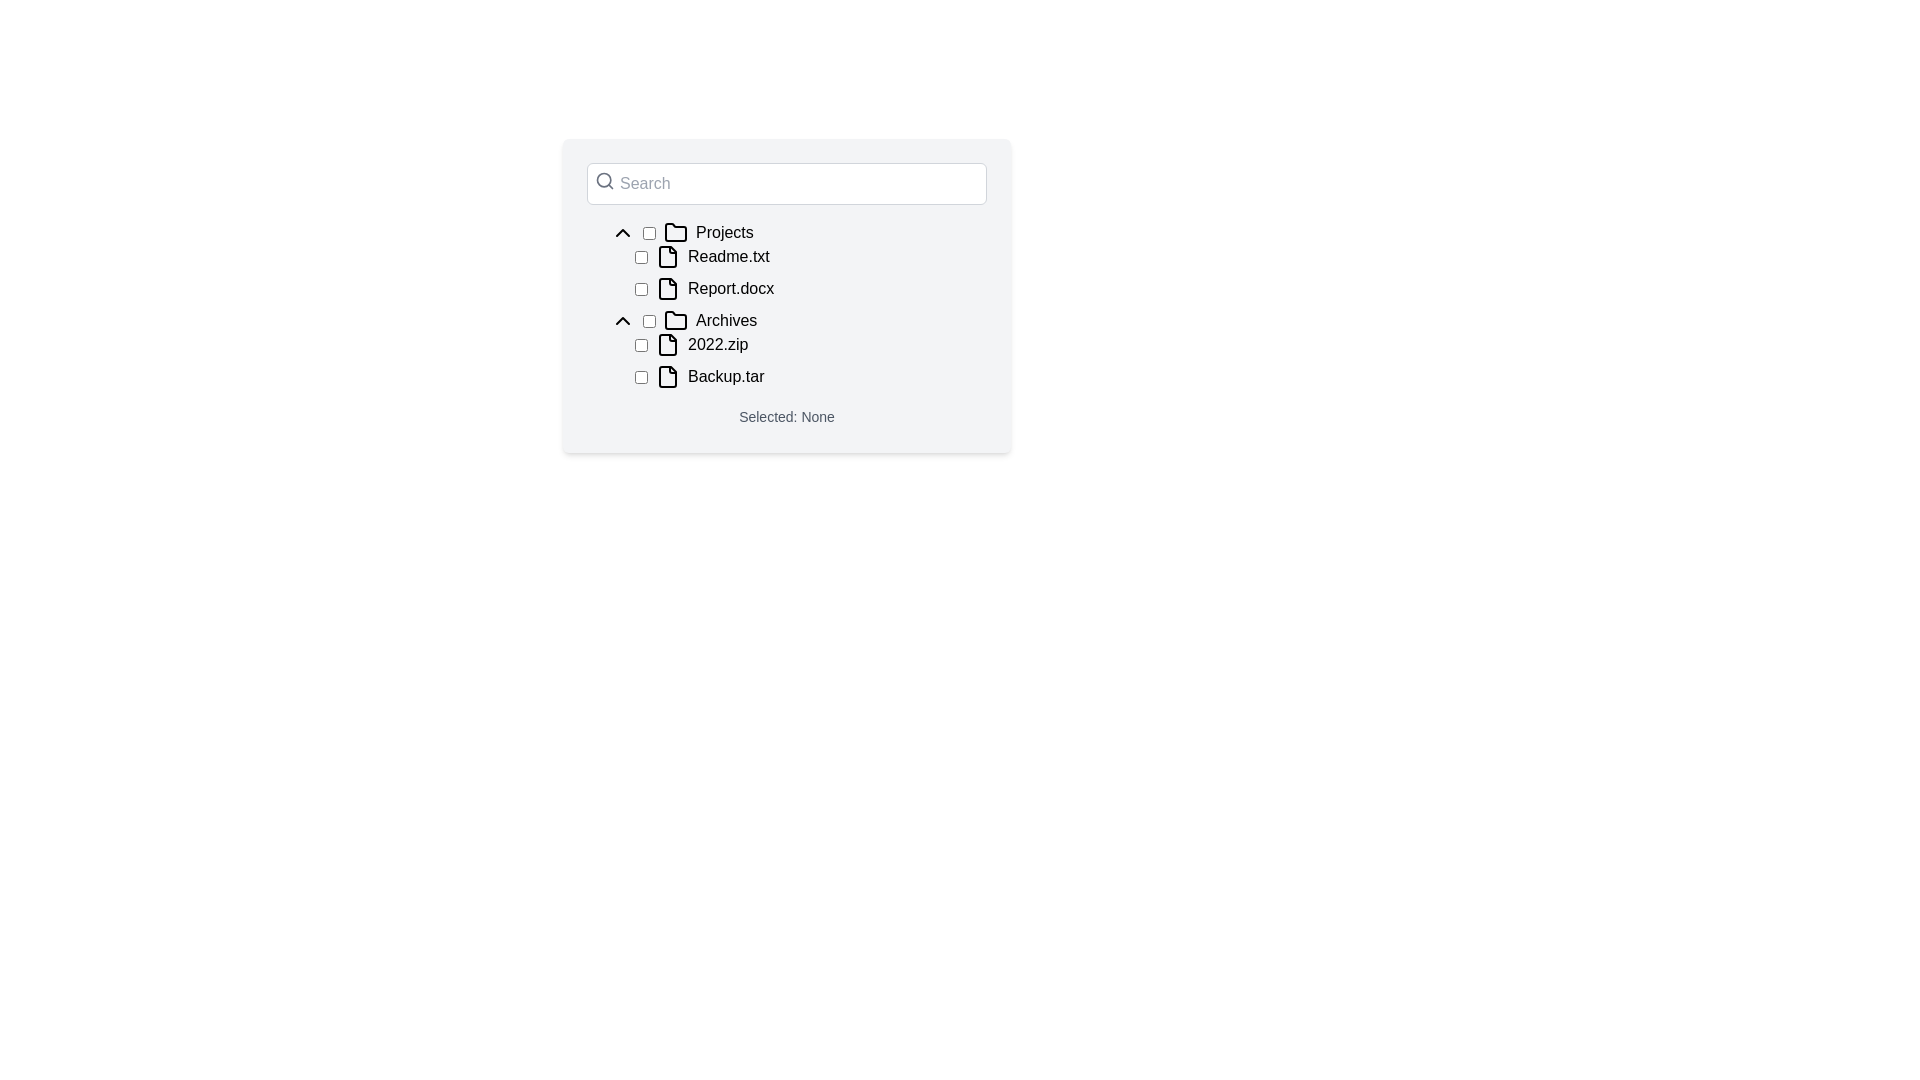  What do you see at coordinates (667, 377) in the screenshot?
I see `the icon representing the file 'Backup.tar', which is located in the list of files under the section titled 'Archives'` at bounding box center [667, 377].